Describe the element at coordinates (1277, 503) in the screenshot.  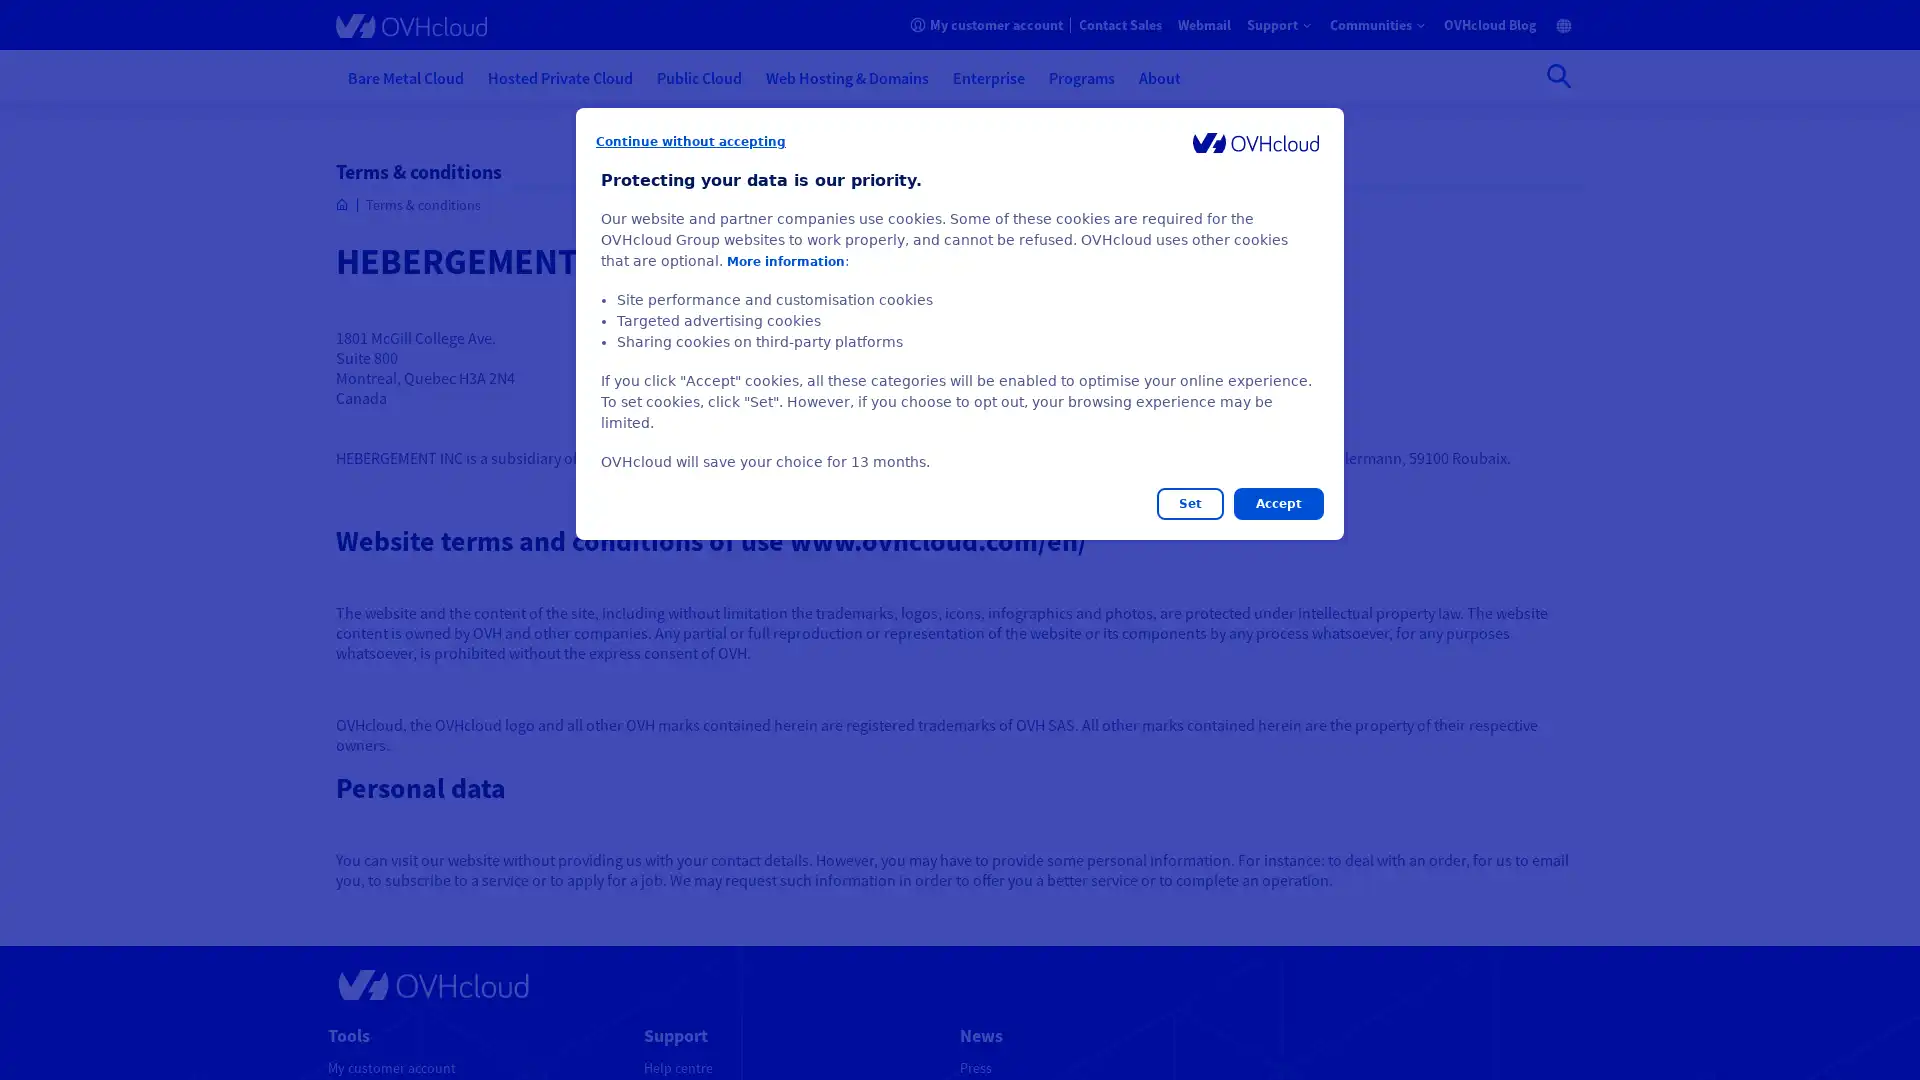
I see `Accept` at that location.